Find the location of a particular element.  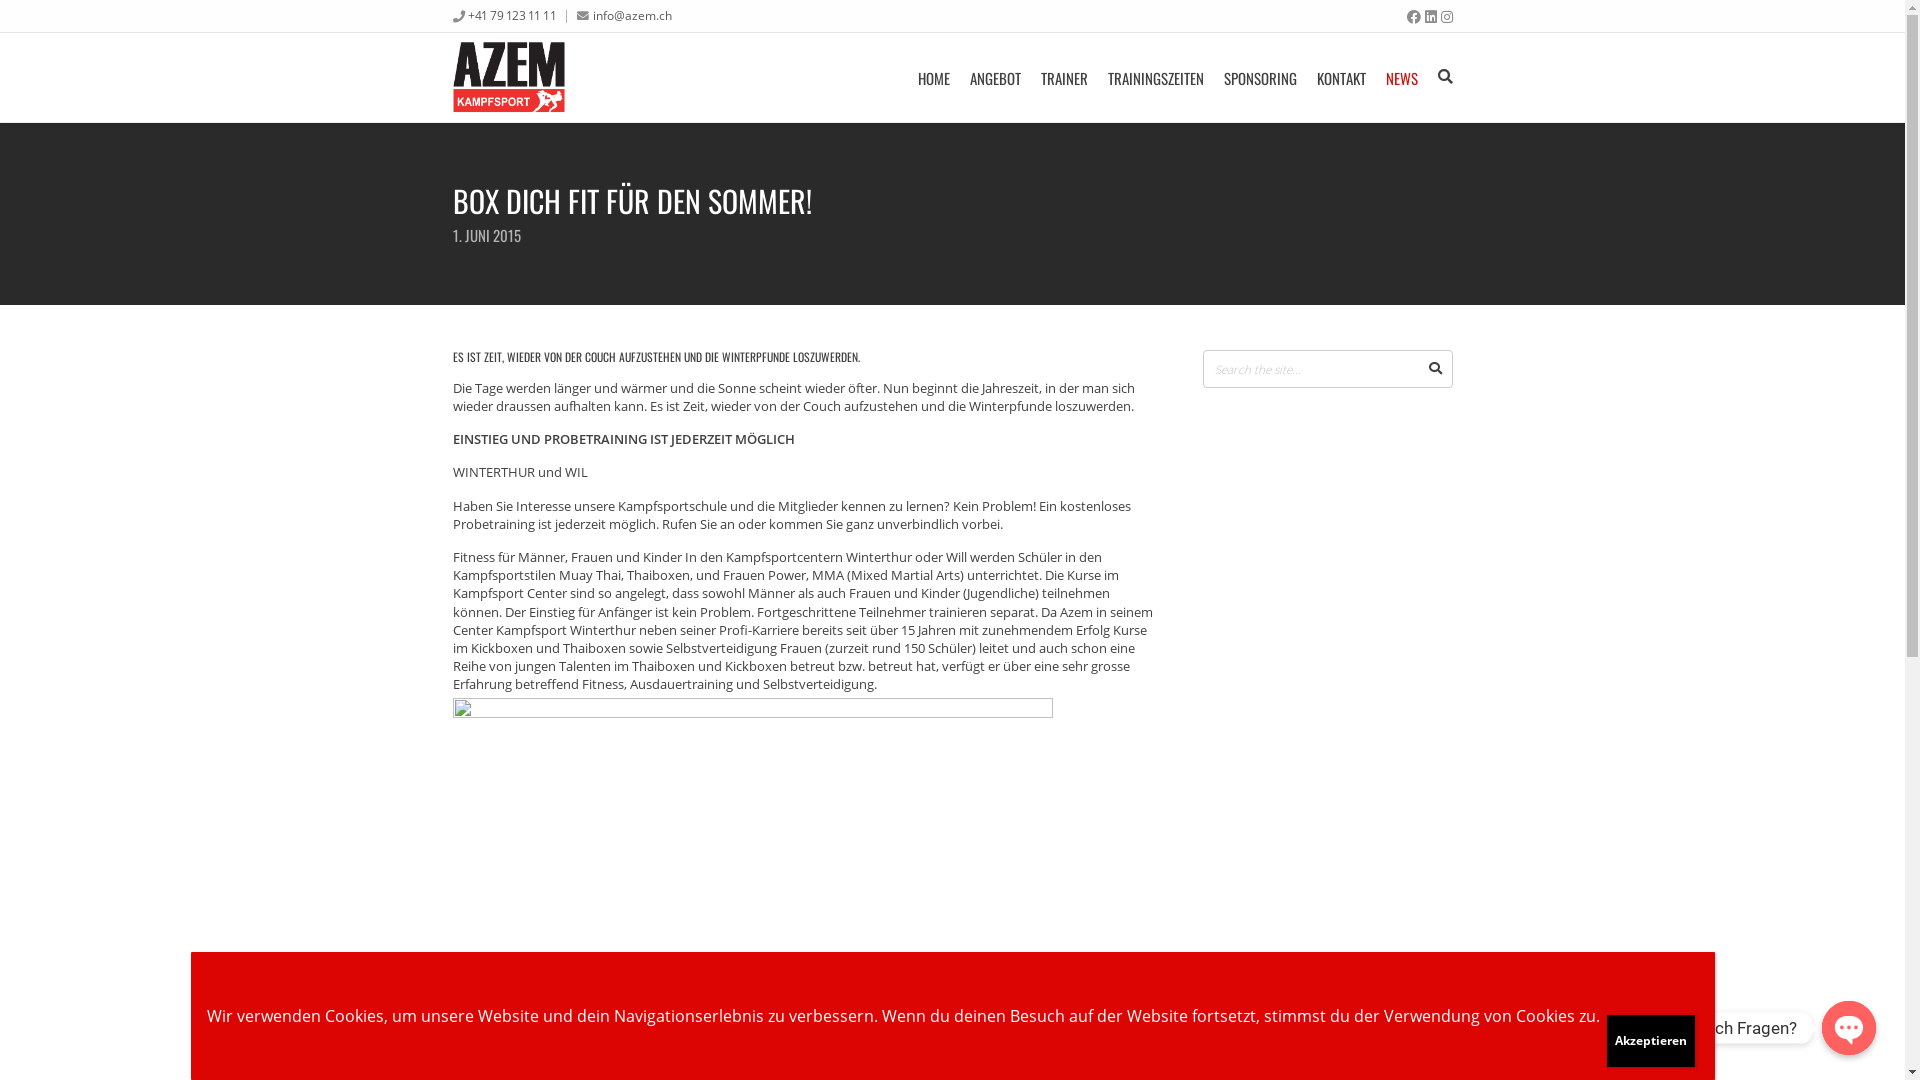

'Facebook' is located at coordinates (1411, 16).